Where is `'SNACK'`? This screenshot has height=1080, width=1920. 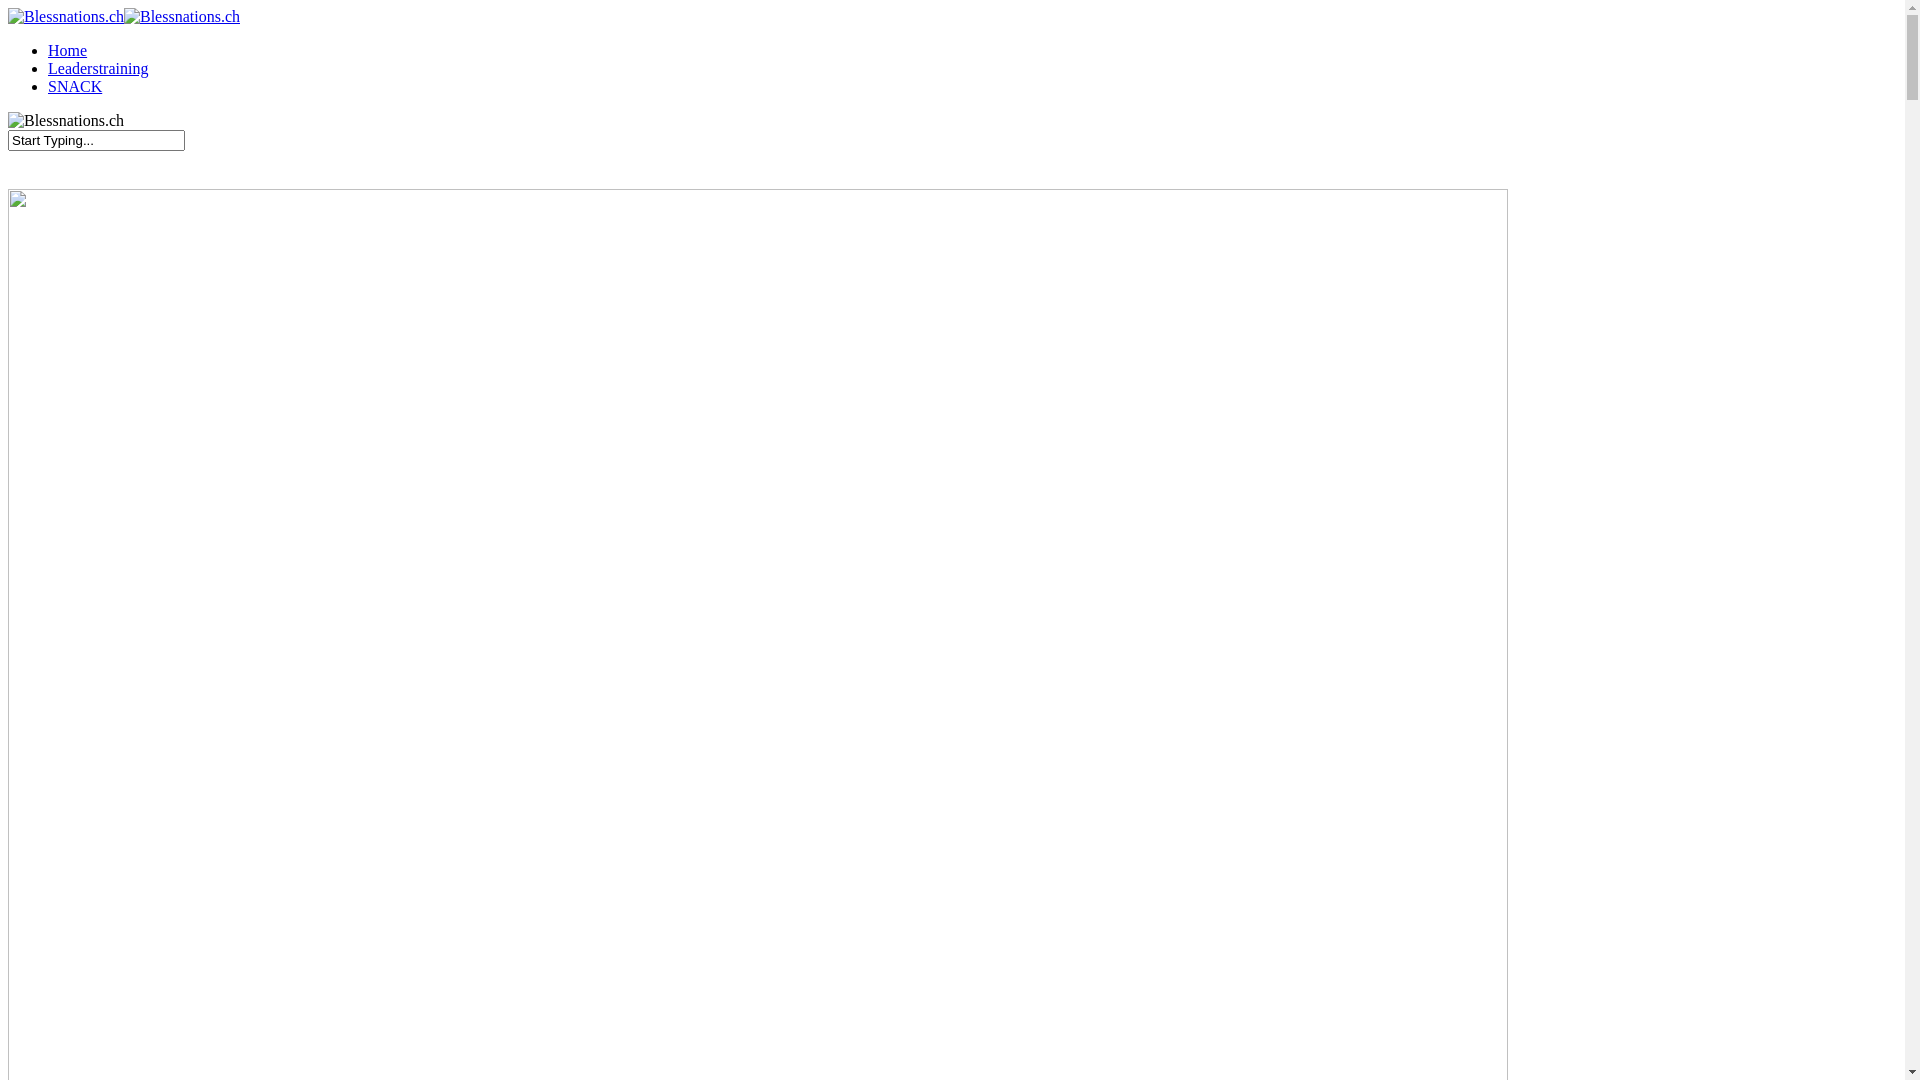 'SNACK' is located at coordinates (75, 85).